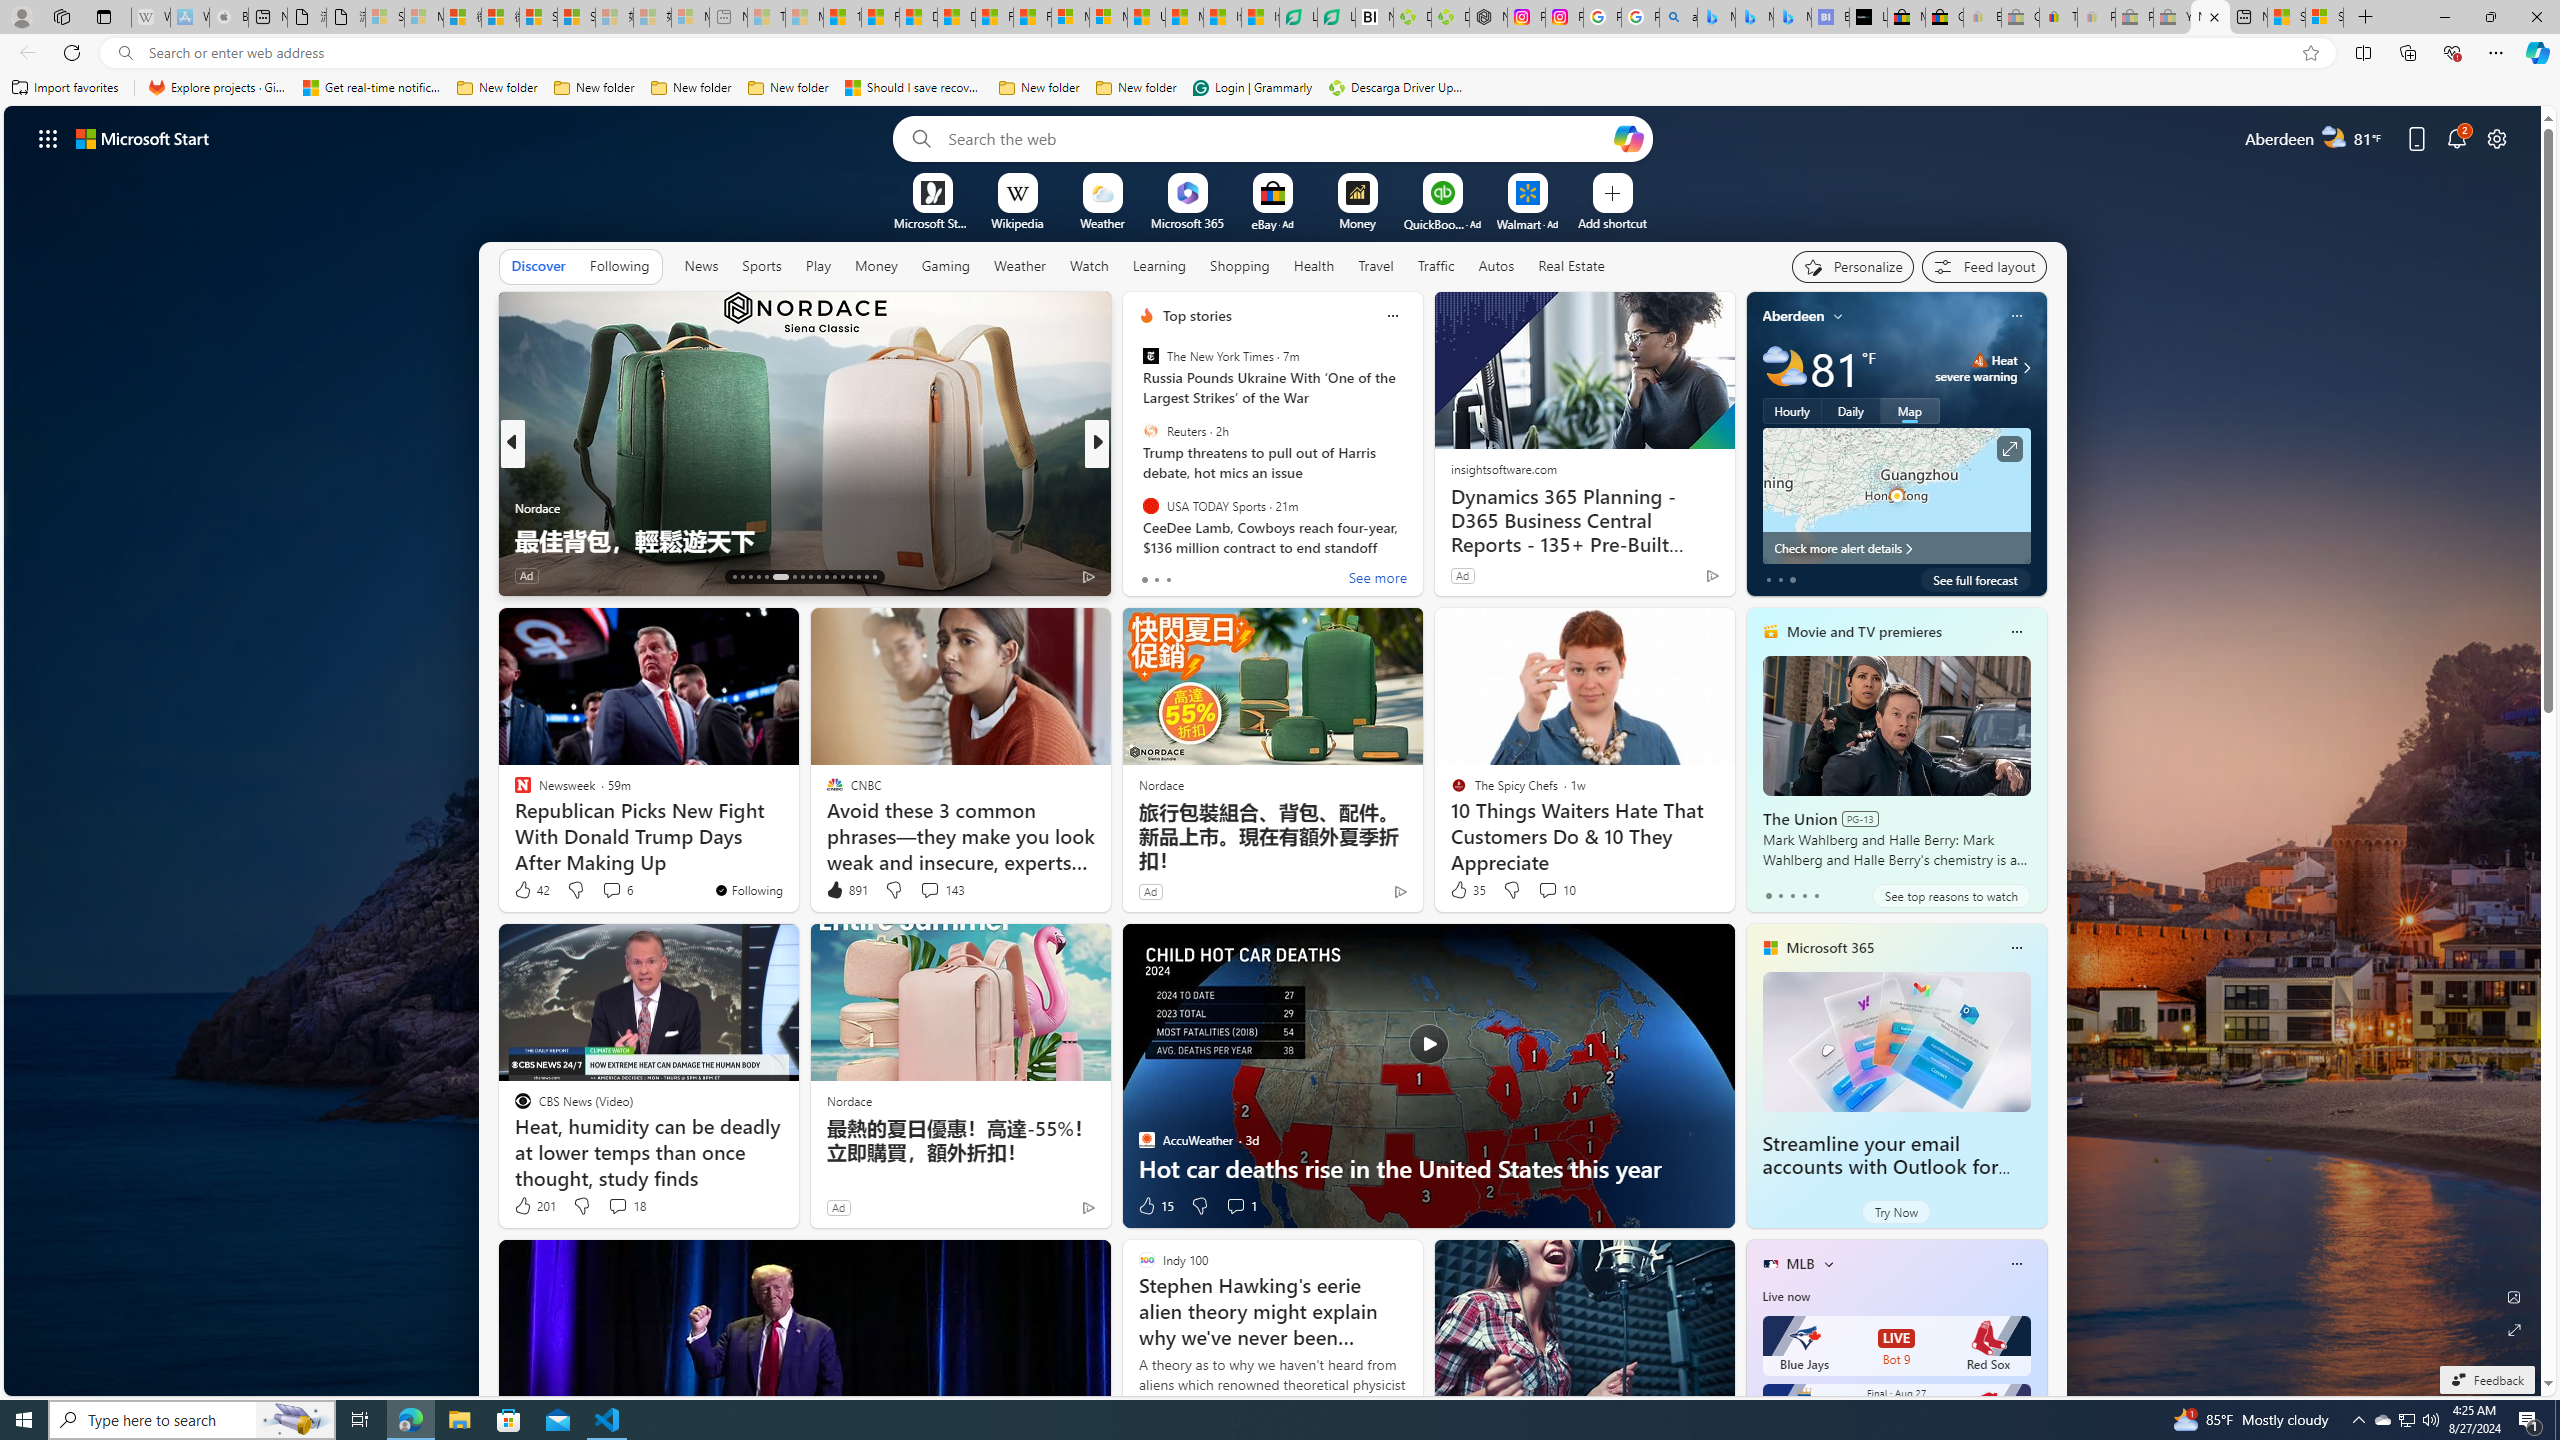 This screenshot has height=1440, width=2560. Describe the element at coordinates (2135, 16) in the screenshot. I see `'Press Room - eBay Inc. - Sleeping'` at that location.